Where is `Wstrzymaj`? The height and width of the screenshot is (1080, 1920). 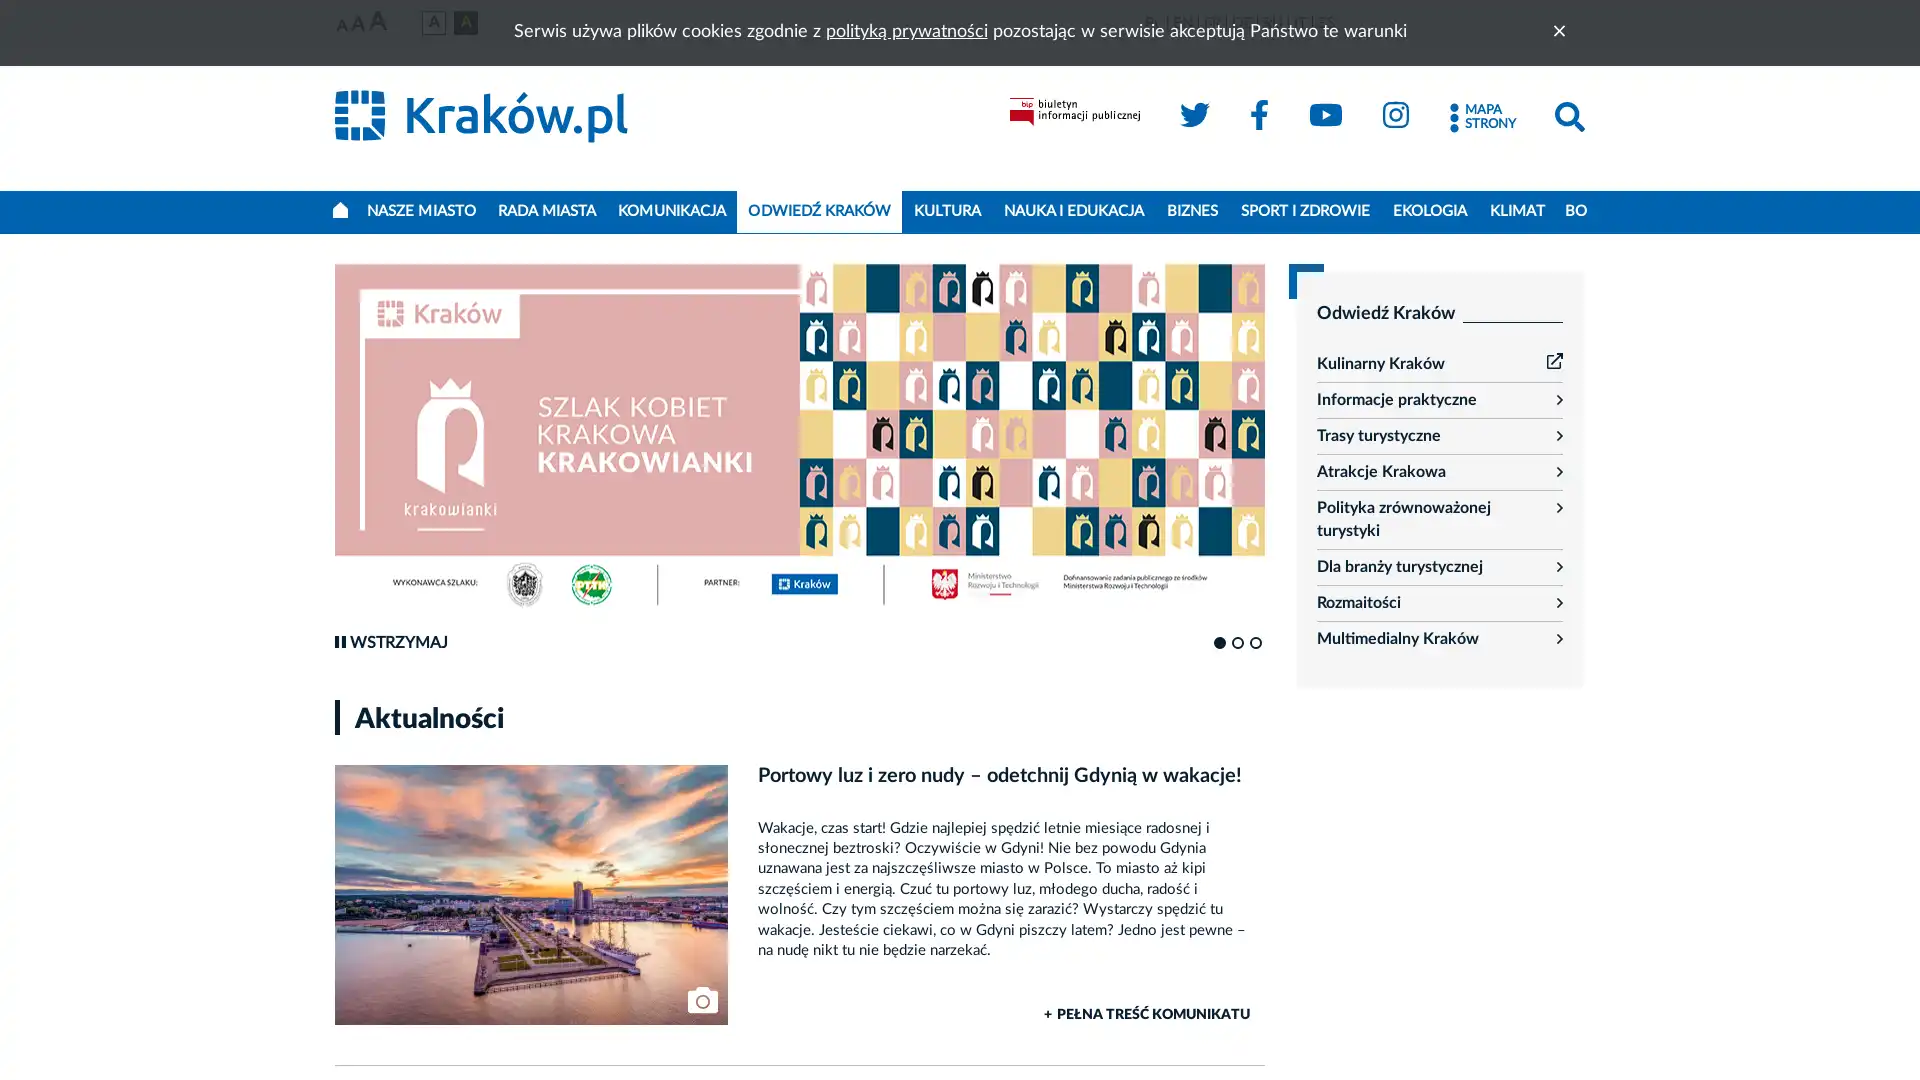
Wstrzymaj is located at coordinates (390, 643).